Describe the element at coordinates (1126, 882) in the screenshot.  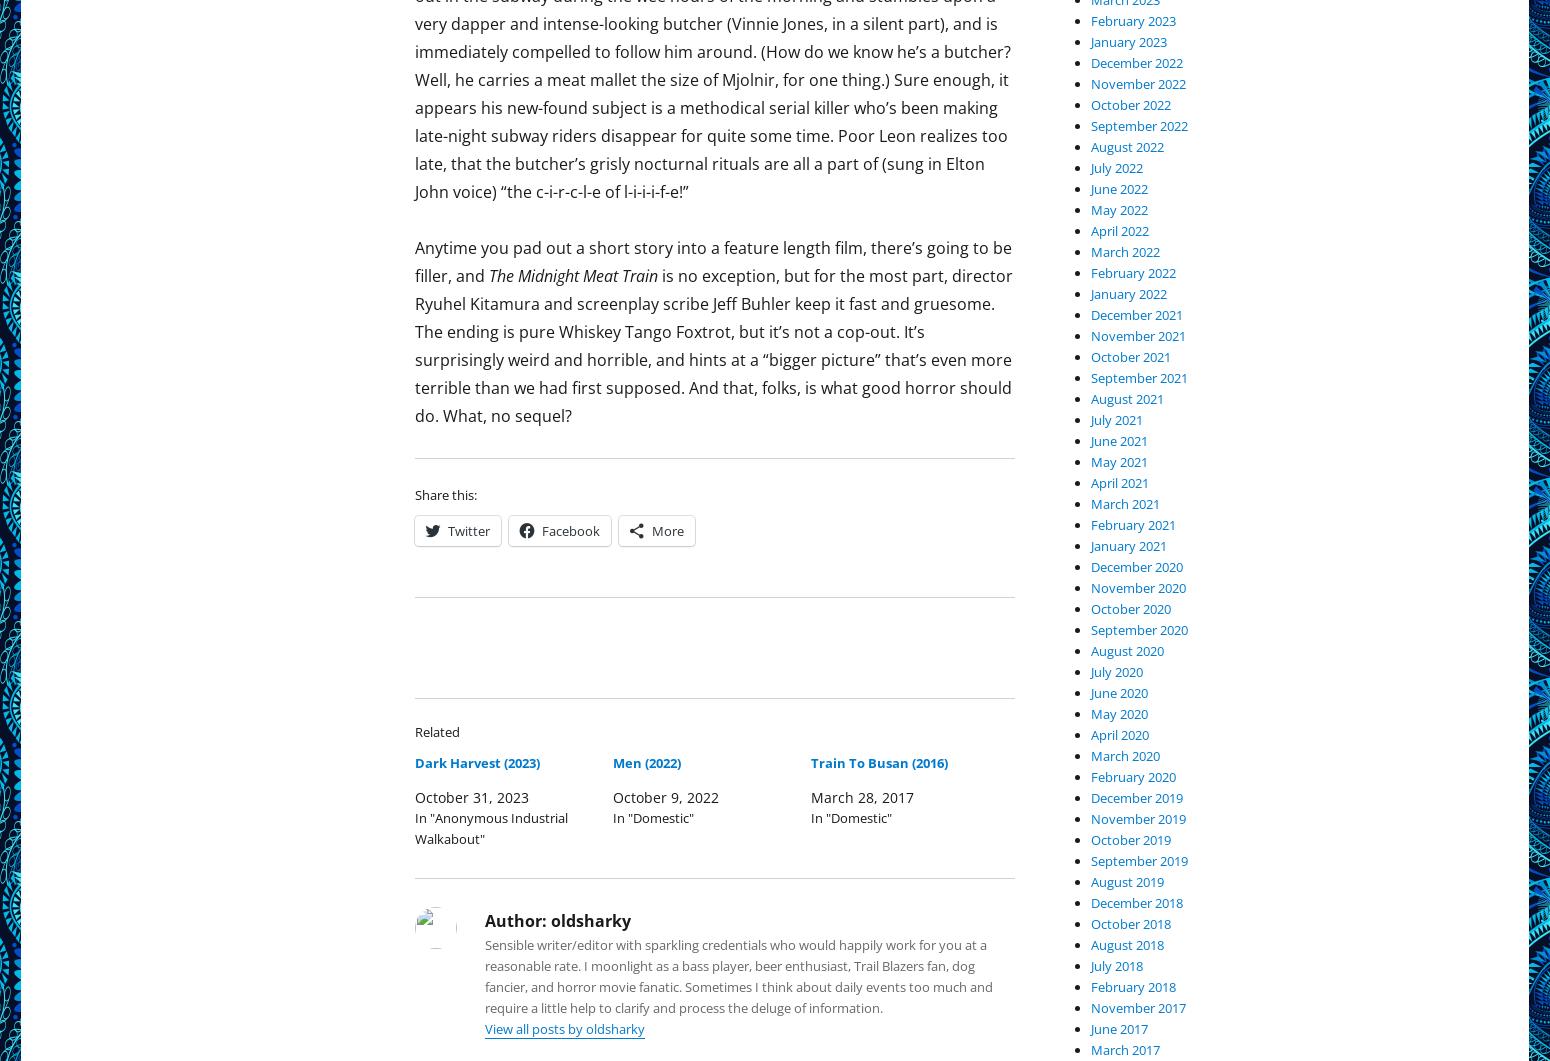
I see `'August 2019'` at that location.